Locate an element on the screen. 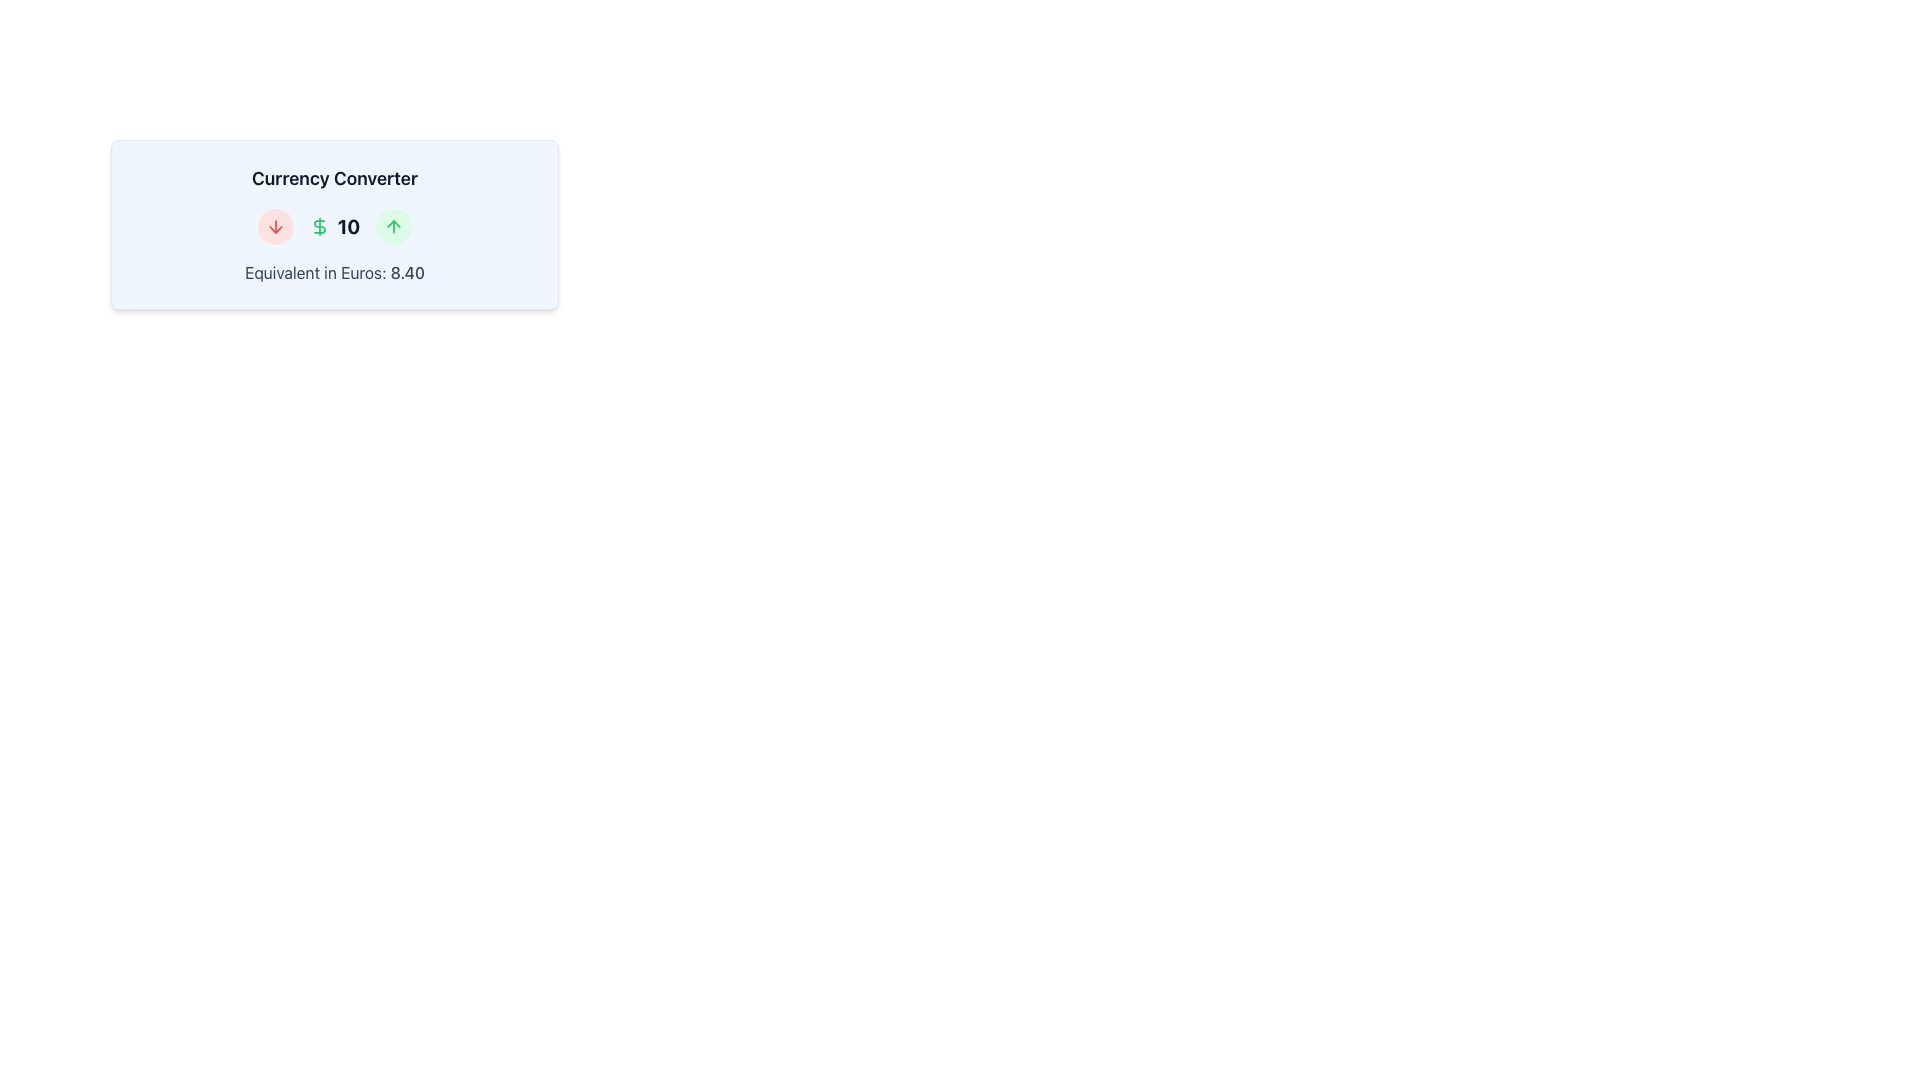 This screenshot has height=1080, width=1920. the increment button, which is the rightmost button next to the bold numeric text '10' is located at coordinates (394, 226).